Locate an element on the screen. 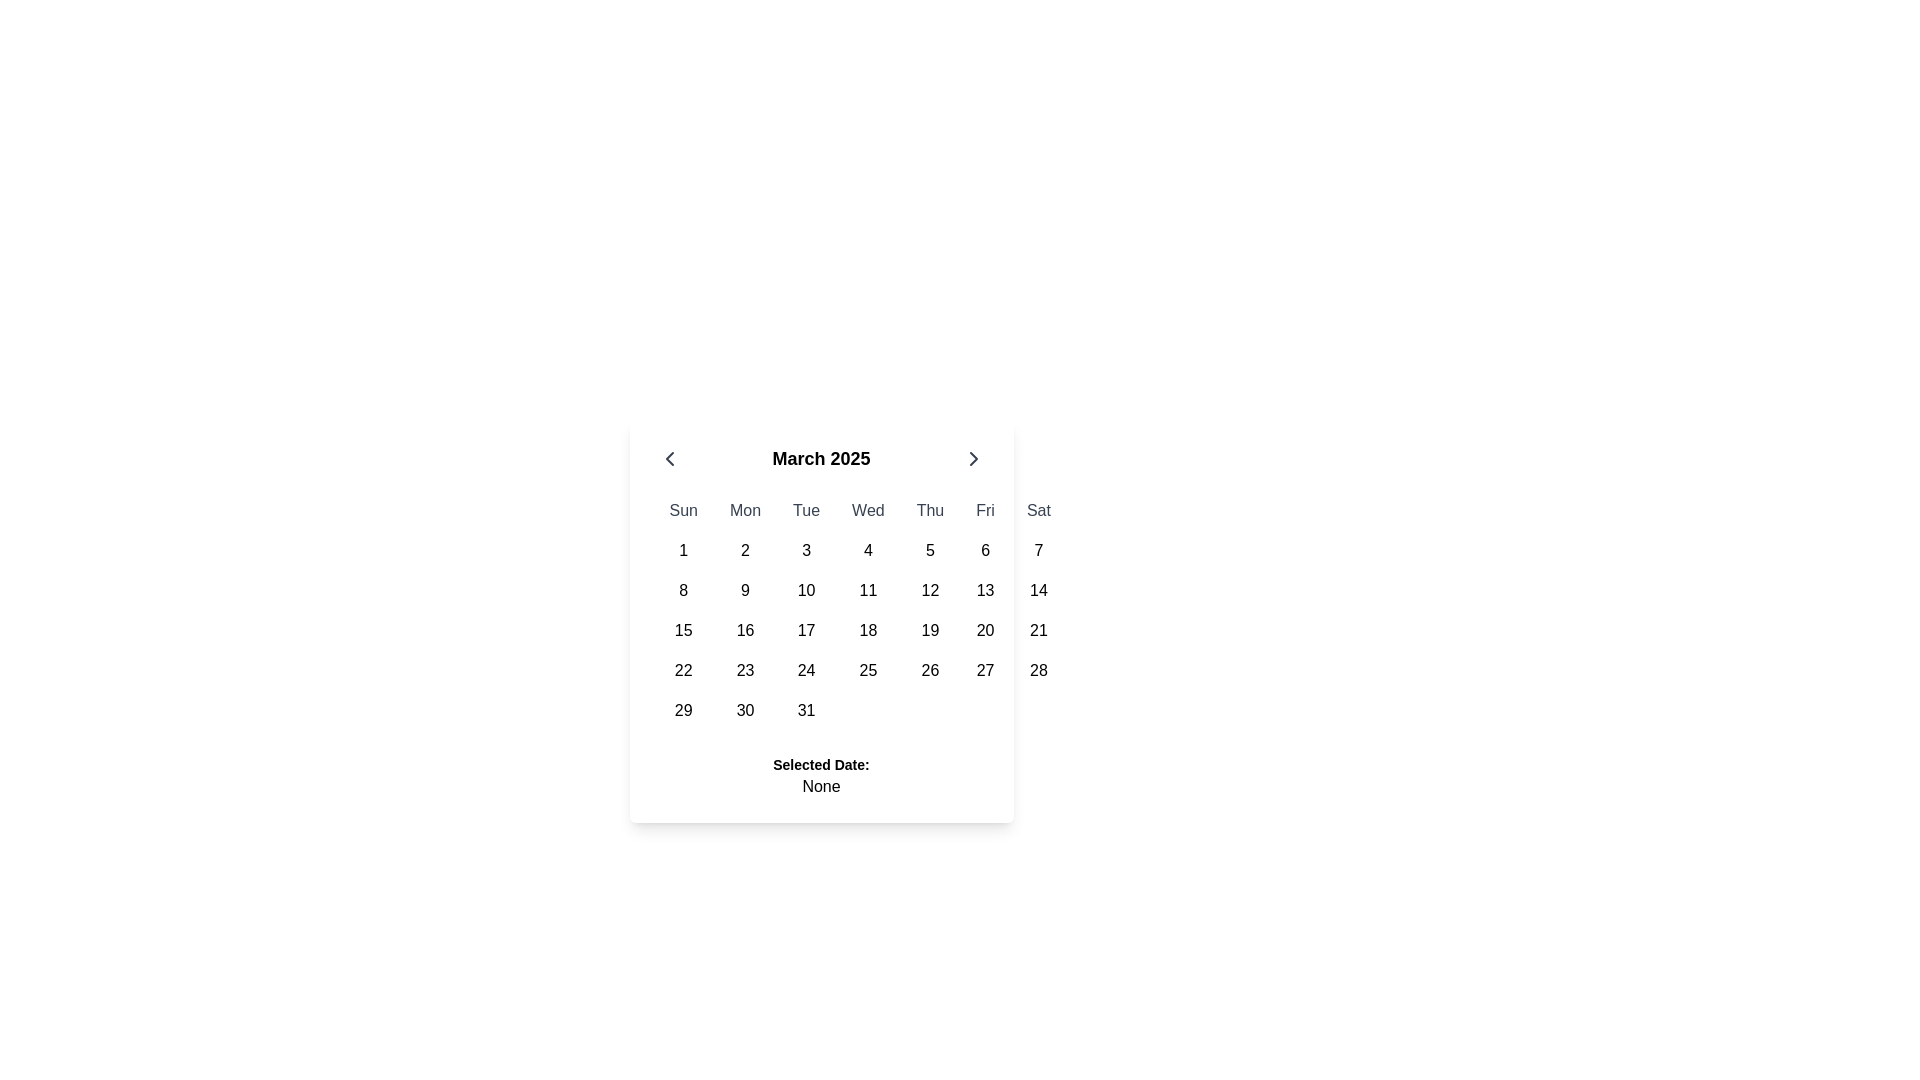 This screenshot has height=1080, width=1920. the right-pointing arrow icon located adjacent to the title 'March 2025' in the calendar interface is located at coordinates (973, 459).